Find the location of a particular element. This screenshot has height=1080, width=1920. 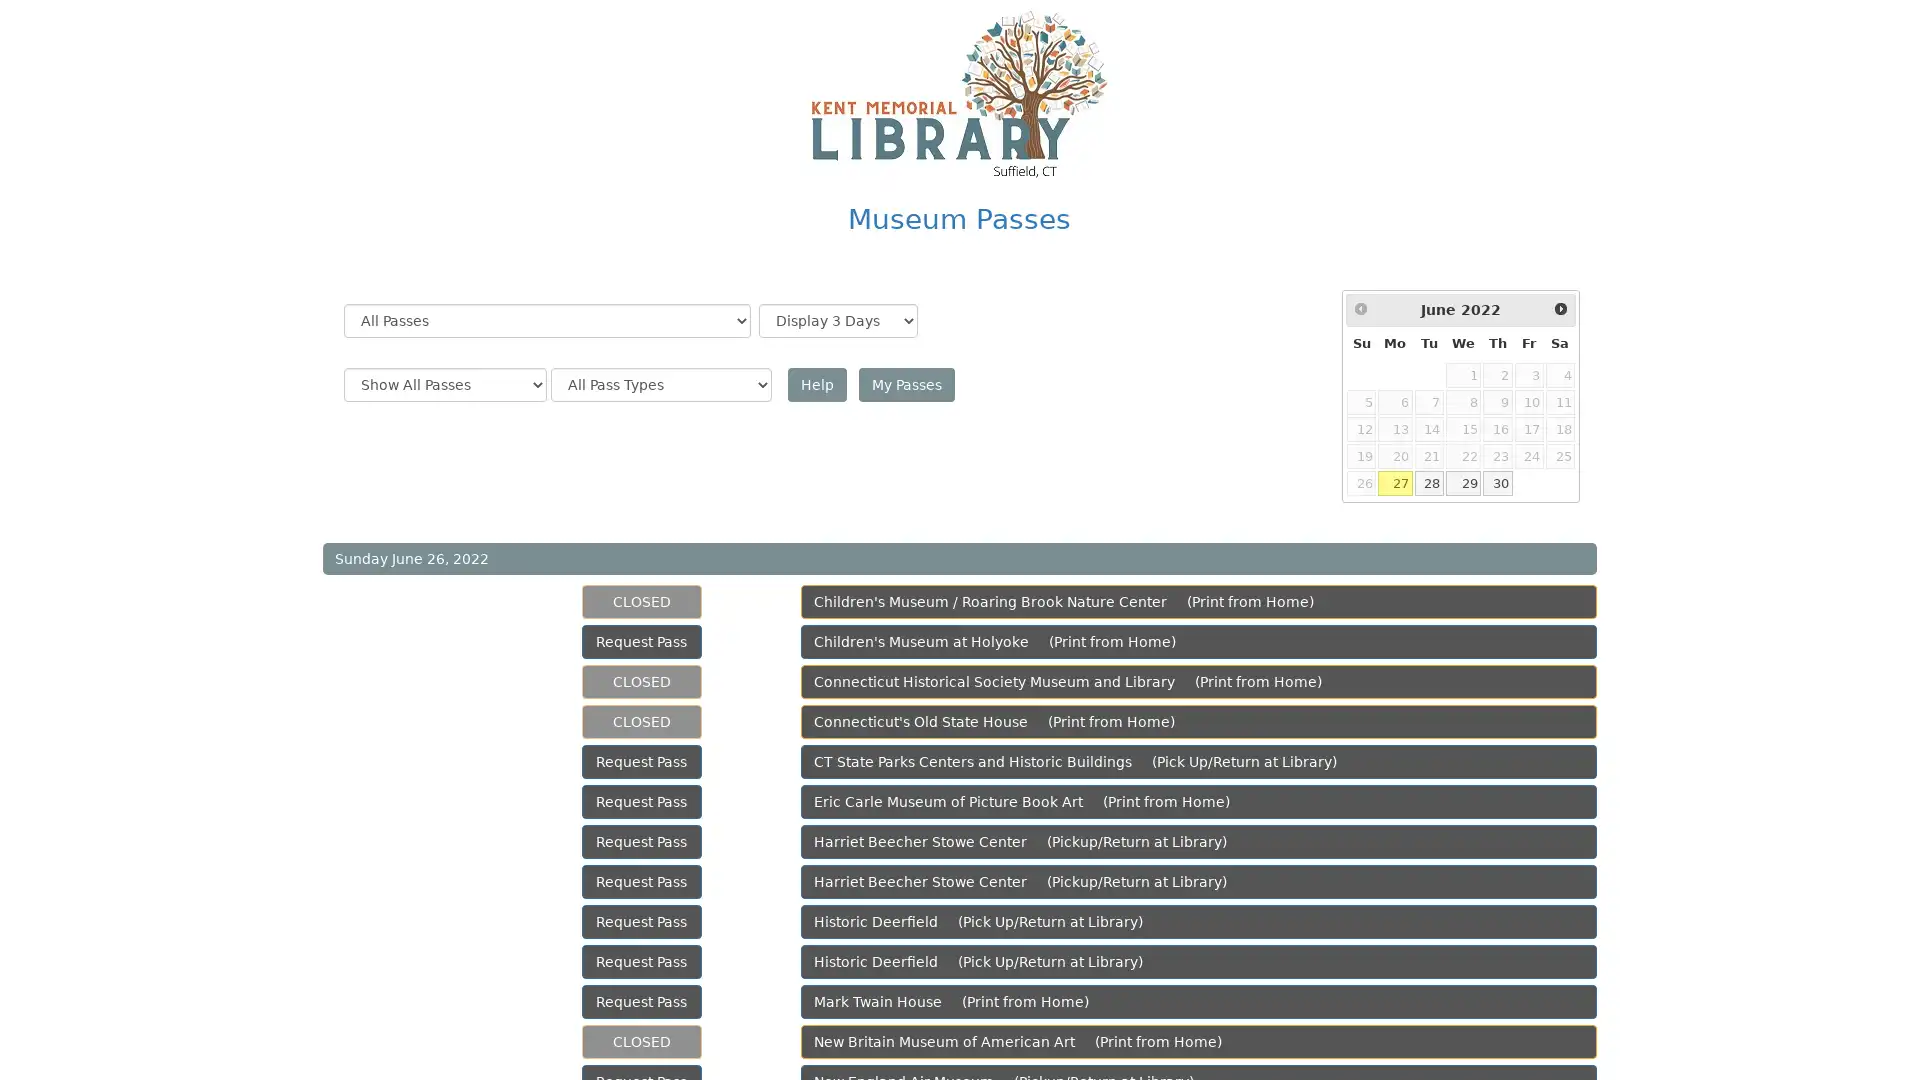

CLOSED is located at coordinates (641, 600).